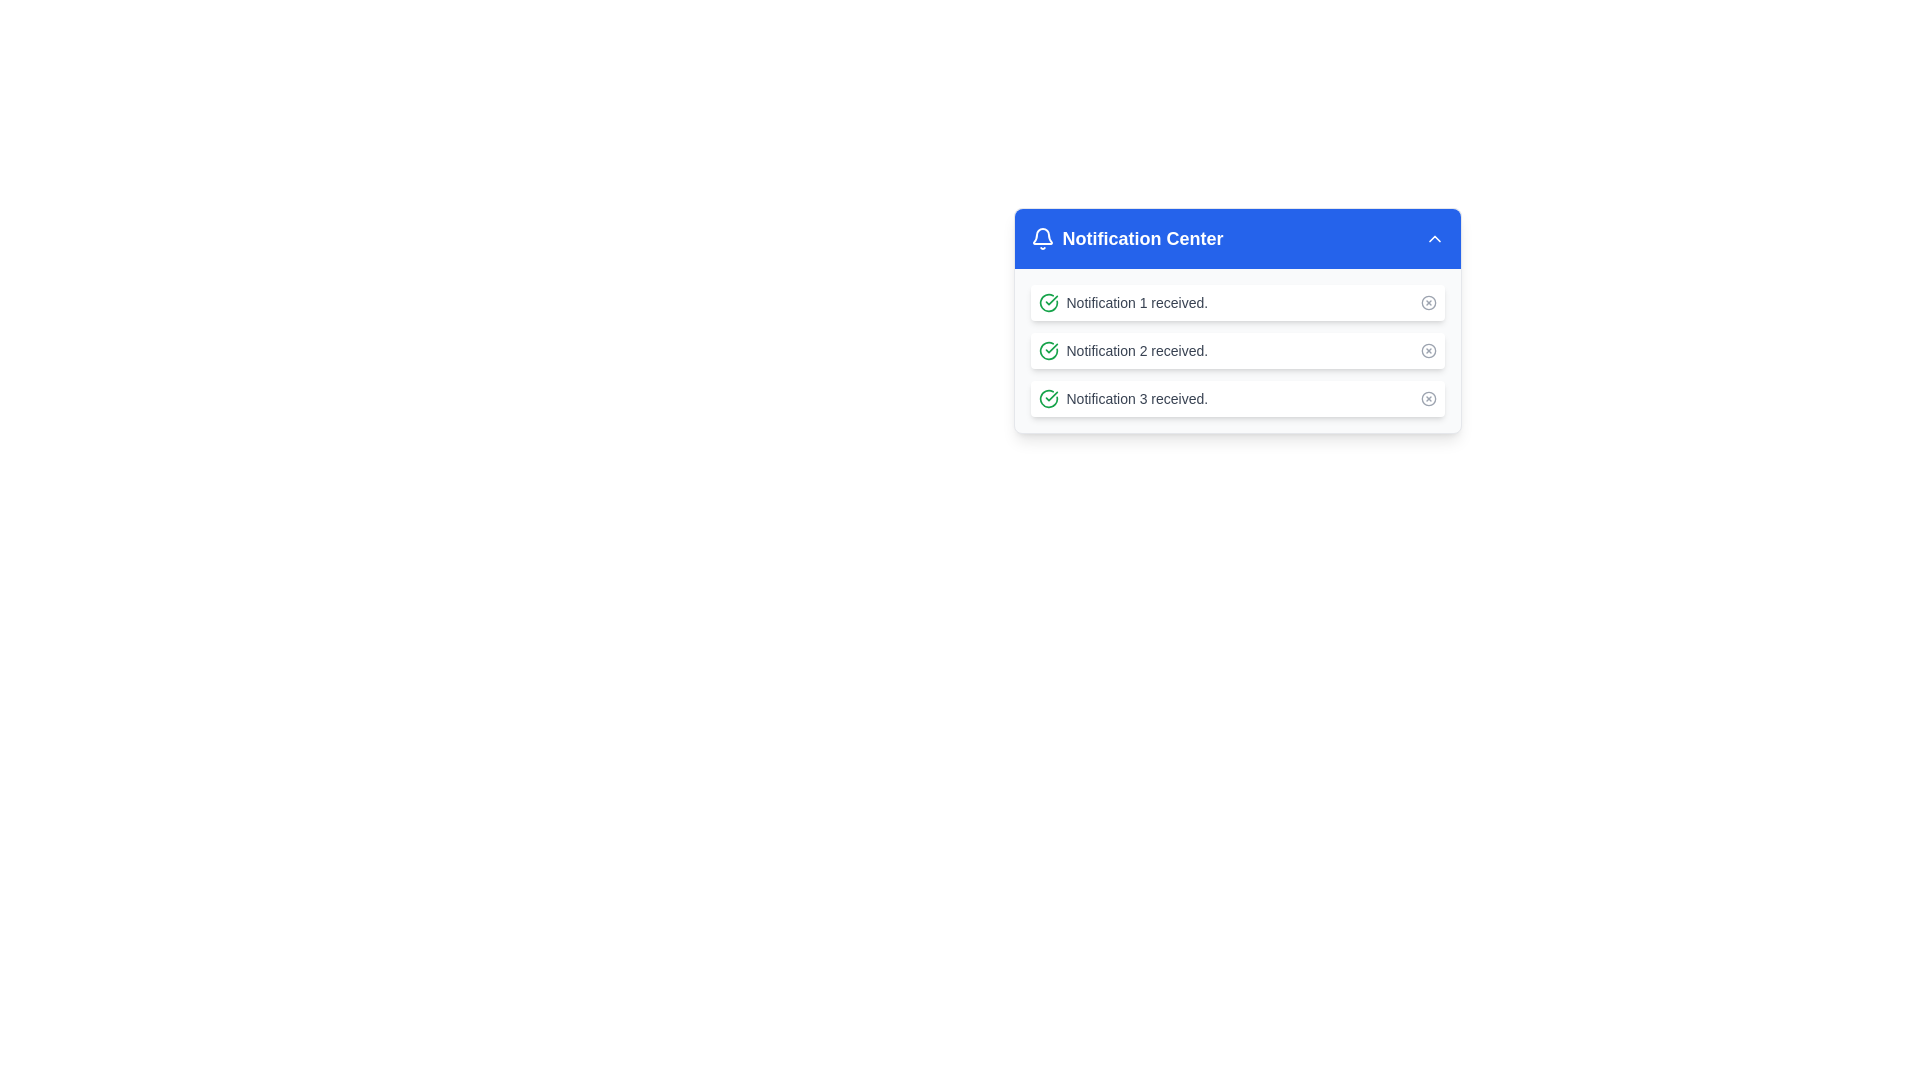 Image resolution: width=1920 pixels, height=1080 pixels. Describe the element at coordinates (1123, 398) in the screenshot. I see `the third notification item labeled 'Notification 3 received' in the 'Notification Center' popup, which is a read-only text label with an accompanying icon` at that location.